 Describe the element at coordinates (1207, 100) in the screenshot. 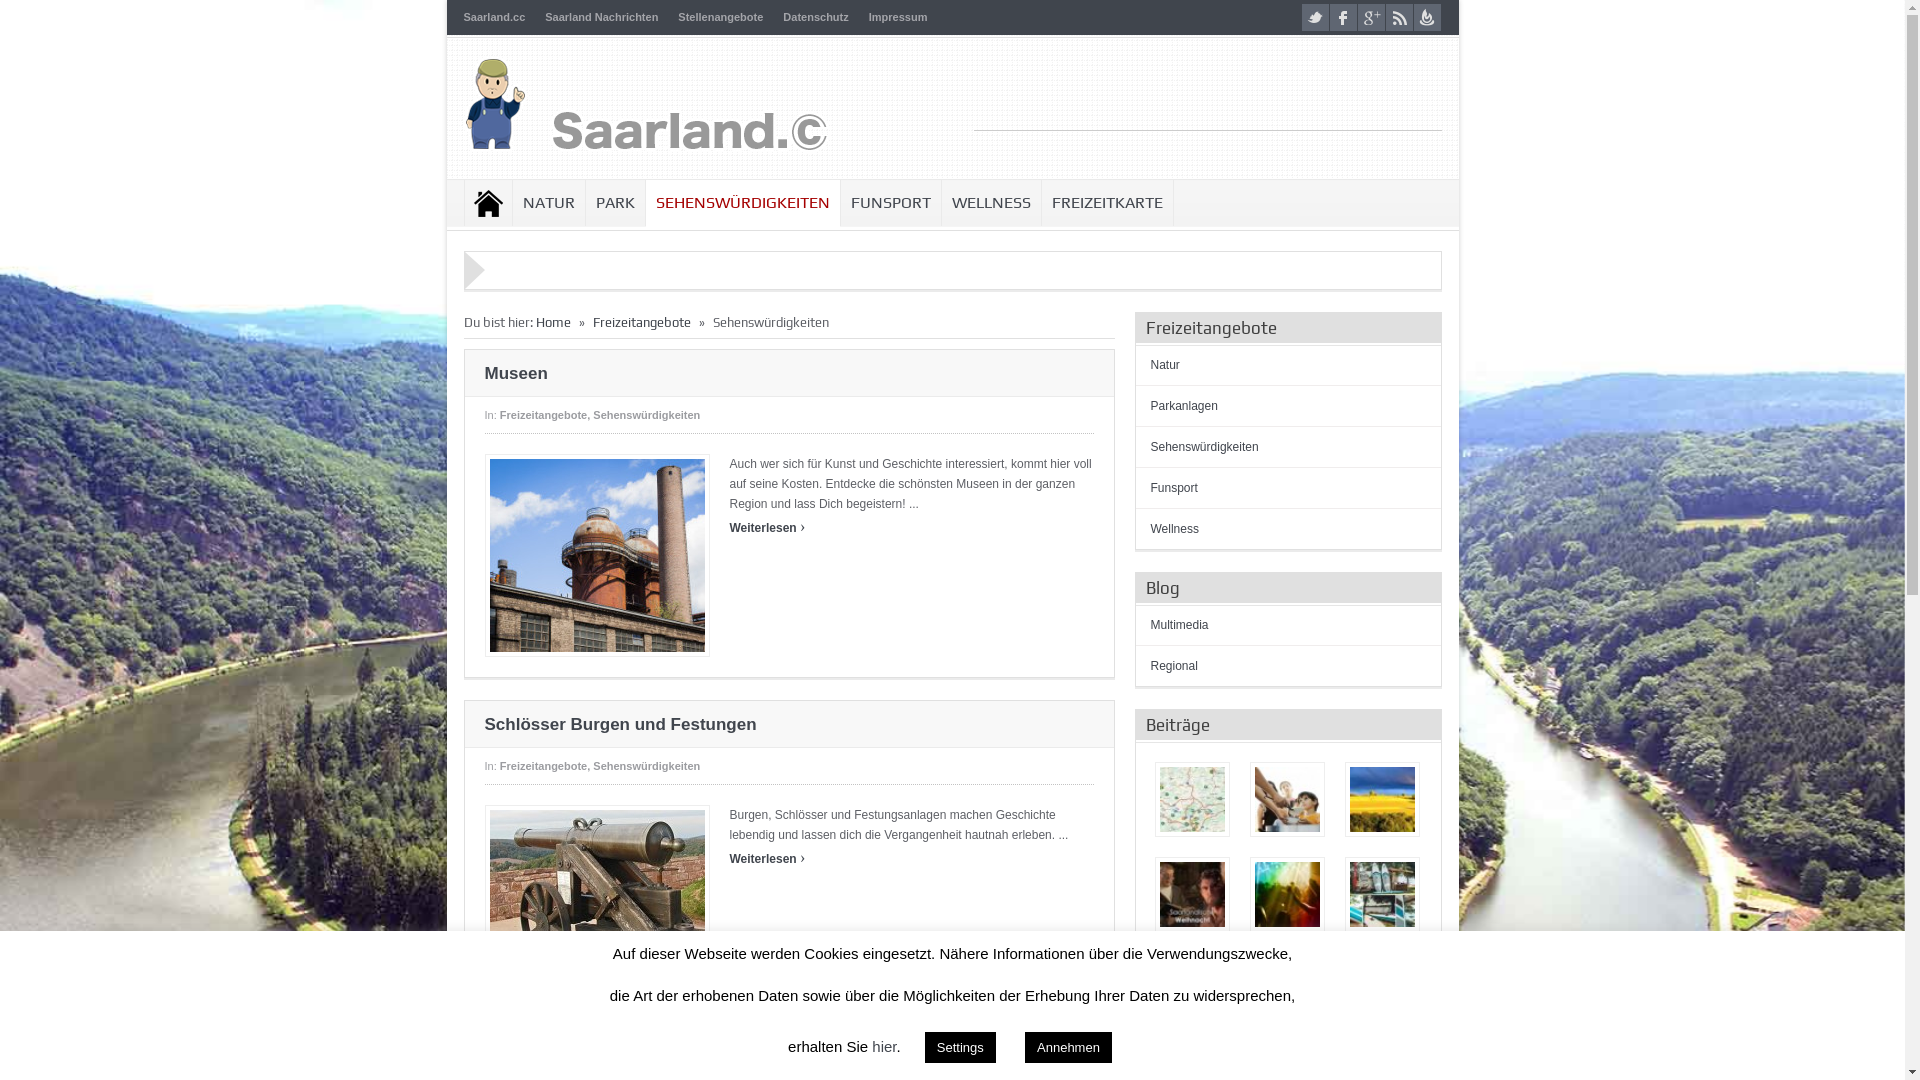

I see `'Advertisement'` at that location.